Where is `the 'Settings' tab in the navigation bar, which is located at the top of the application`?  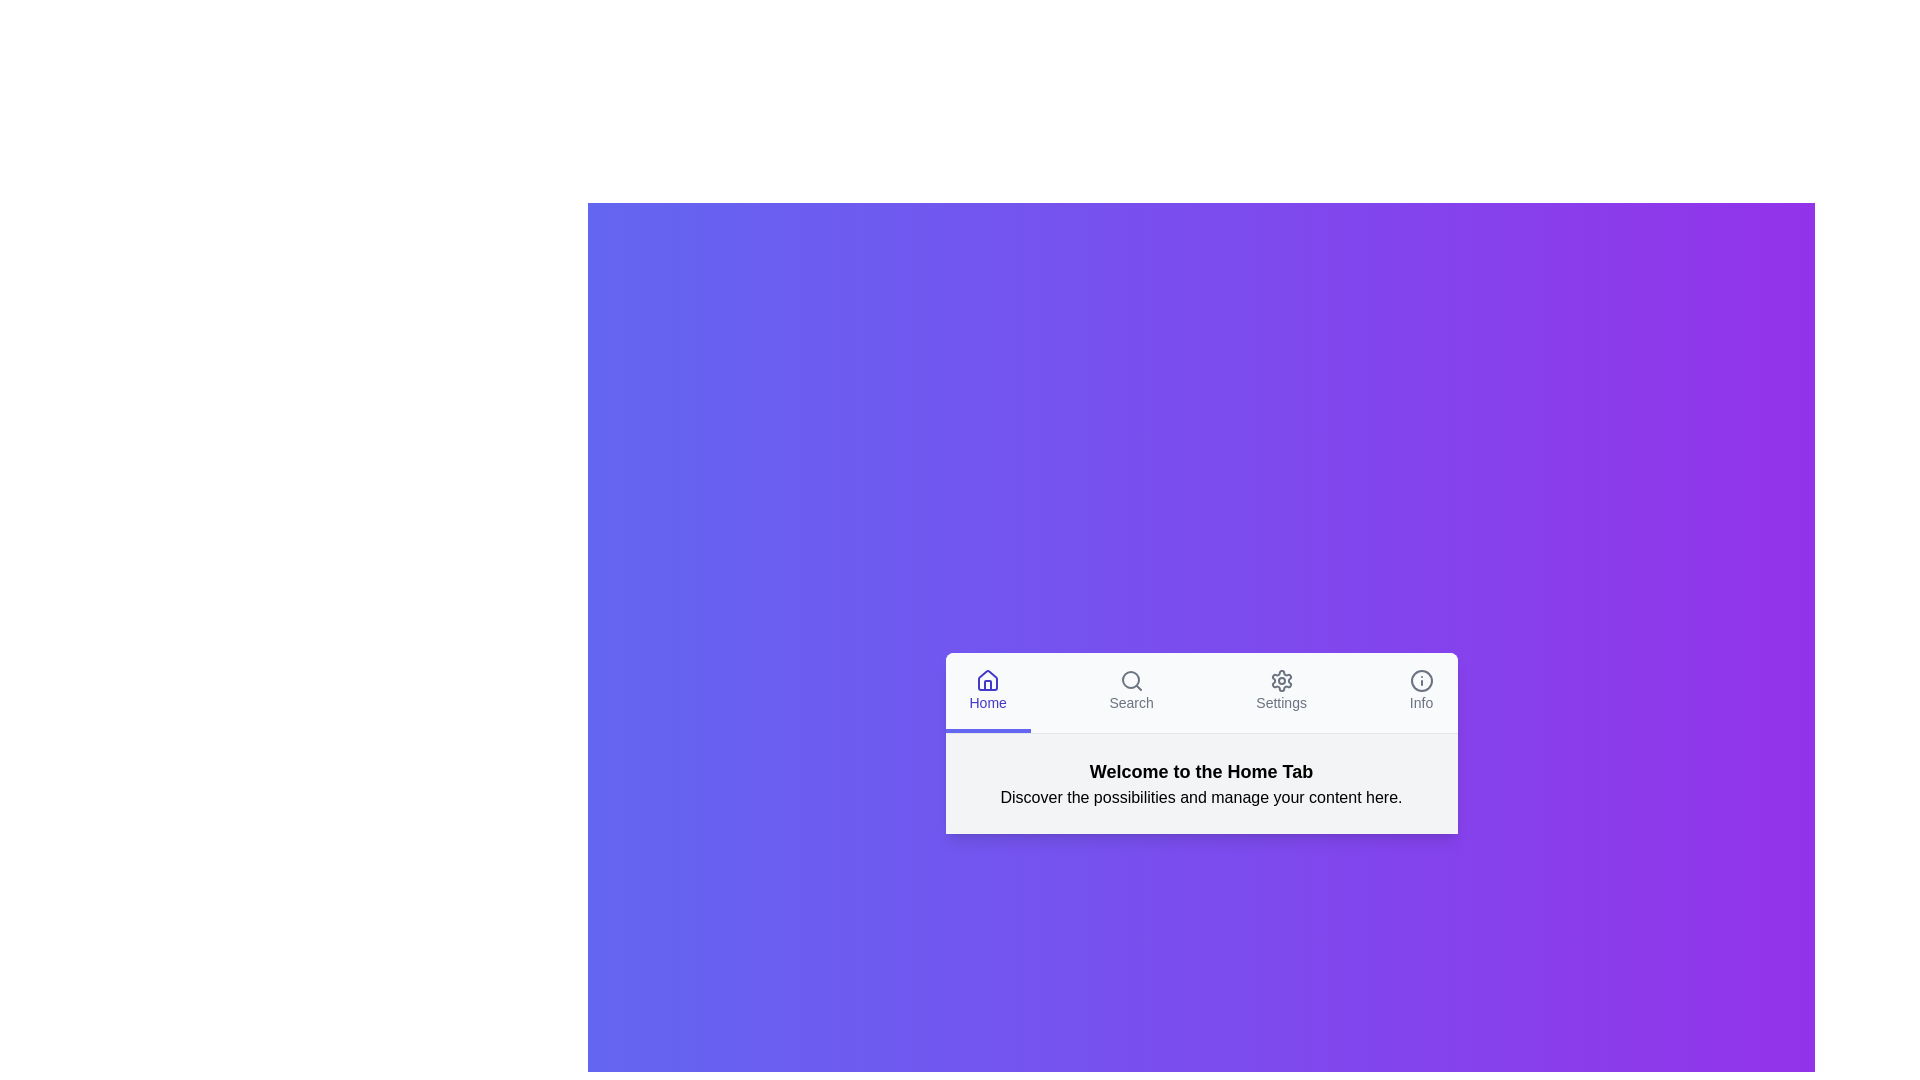
the 'Settings' tab in the navigation bar, which is located at the top of the application is located at coordinates (1200, 692).